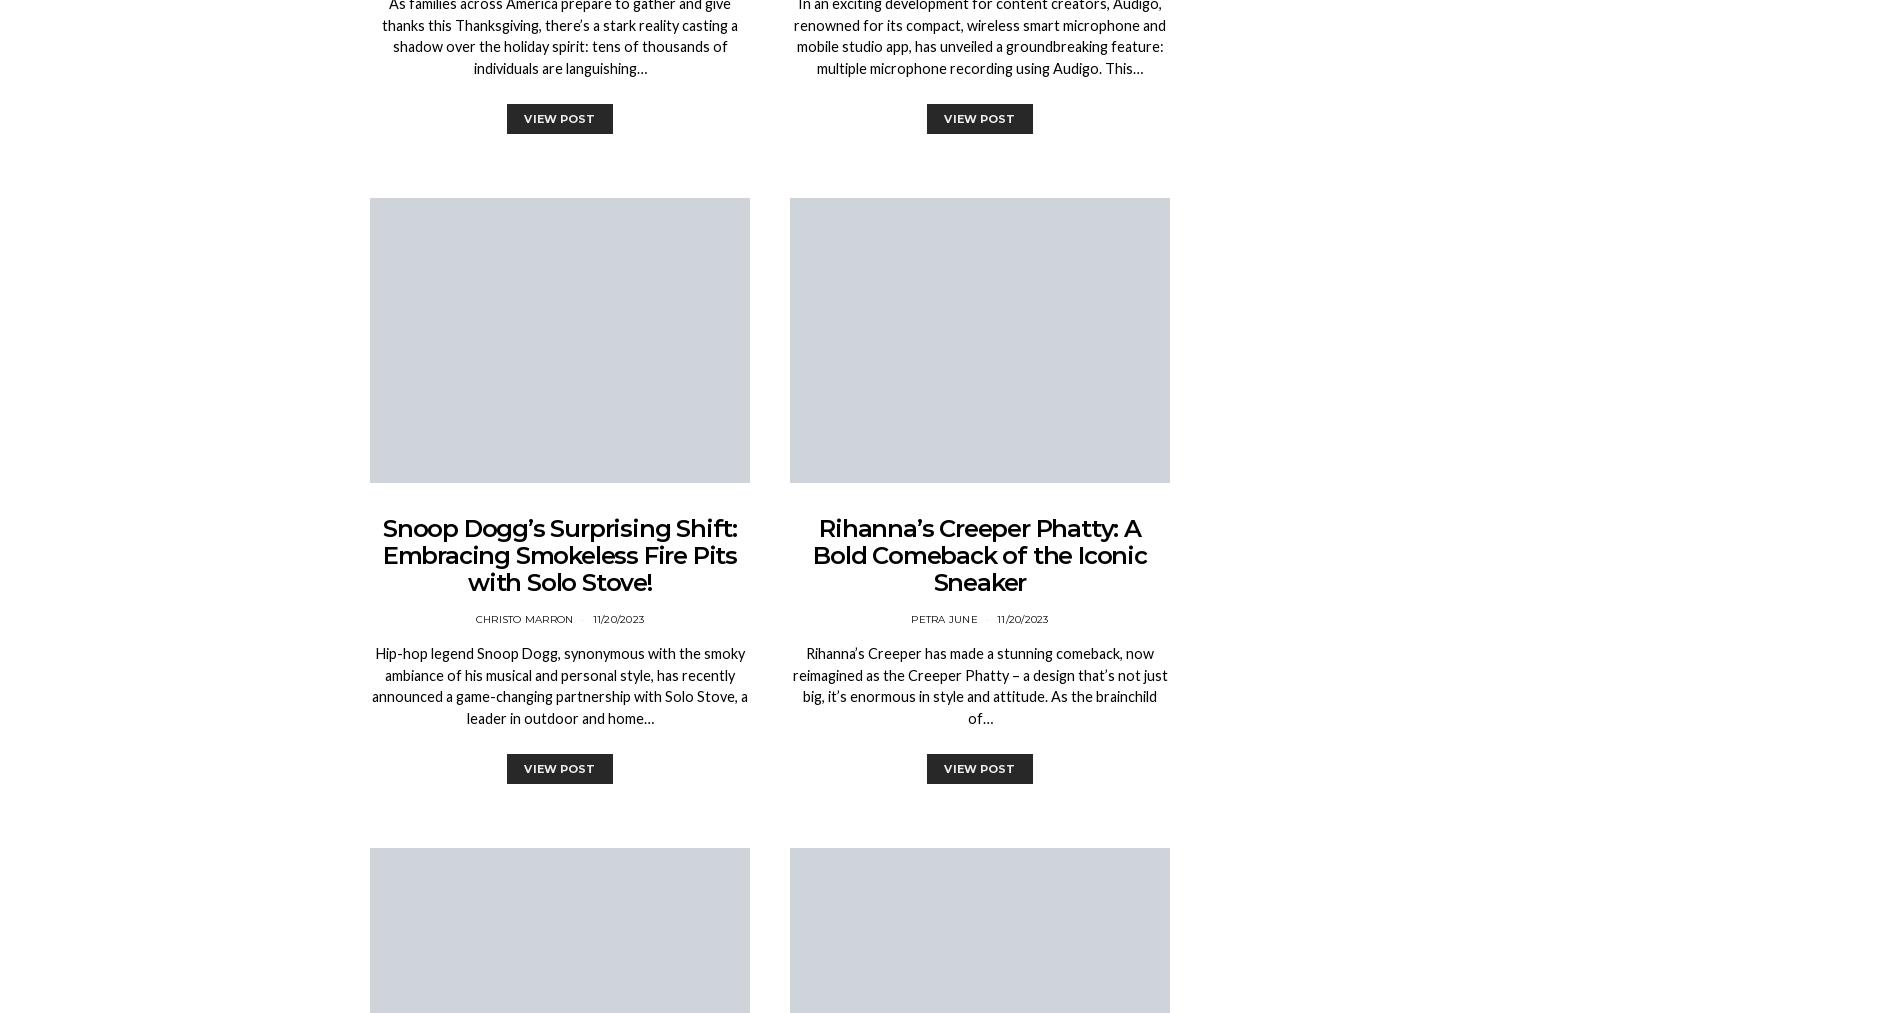 Image resolution: width=1900 pixels, height=1013 pixels. I want to click on 'Petra June', so click(942, 618).